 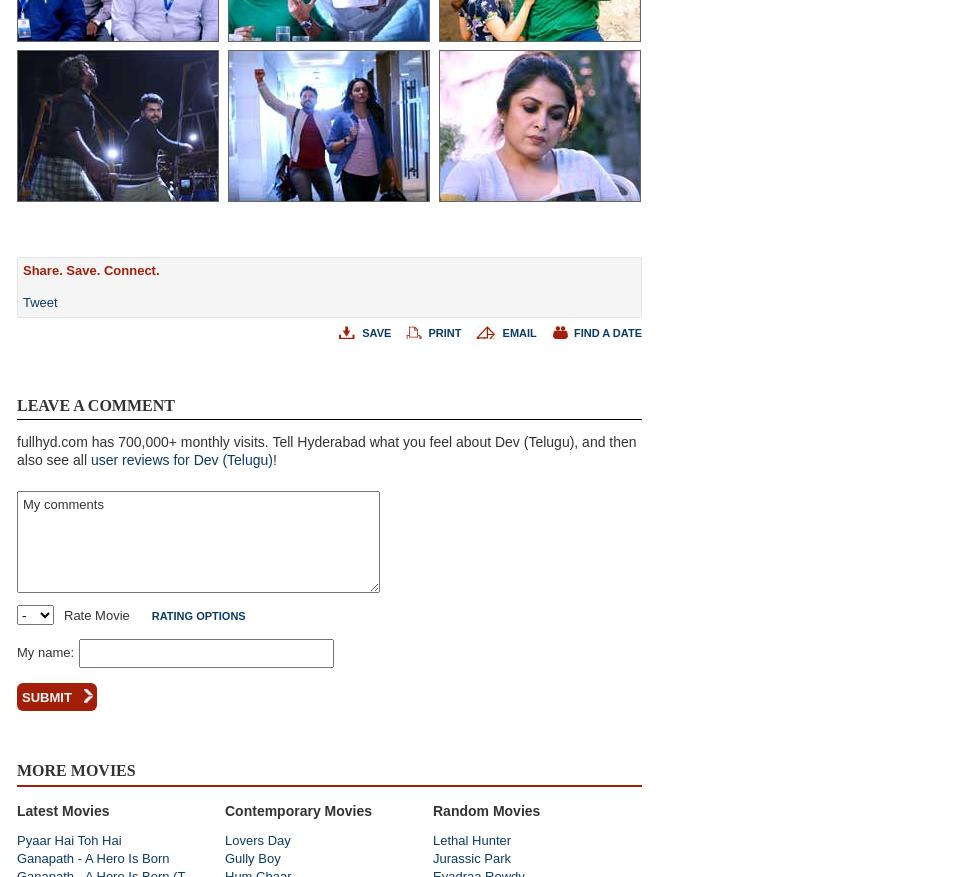 What do you see at coordinates (96, 614) in the screenshot?
I see `'Rate Movie'` at bounding box center [96, 614].